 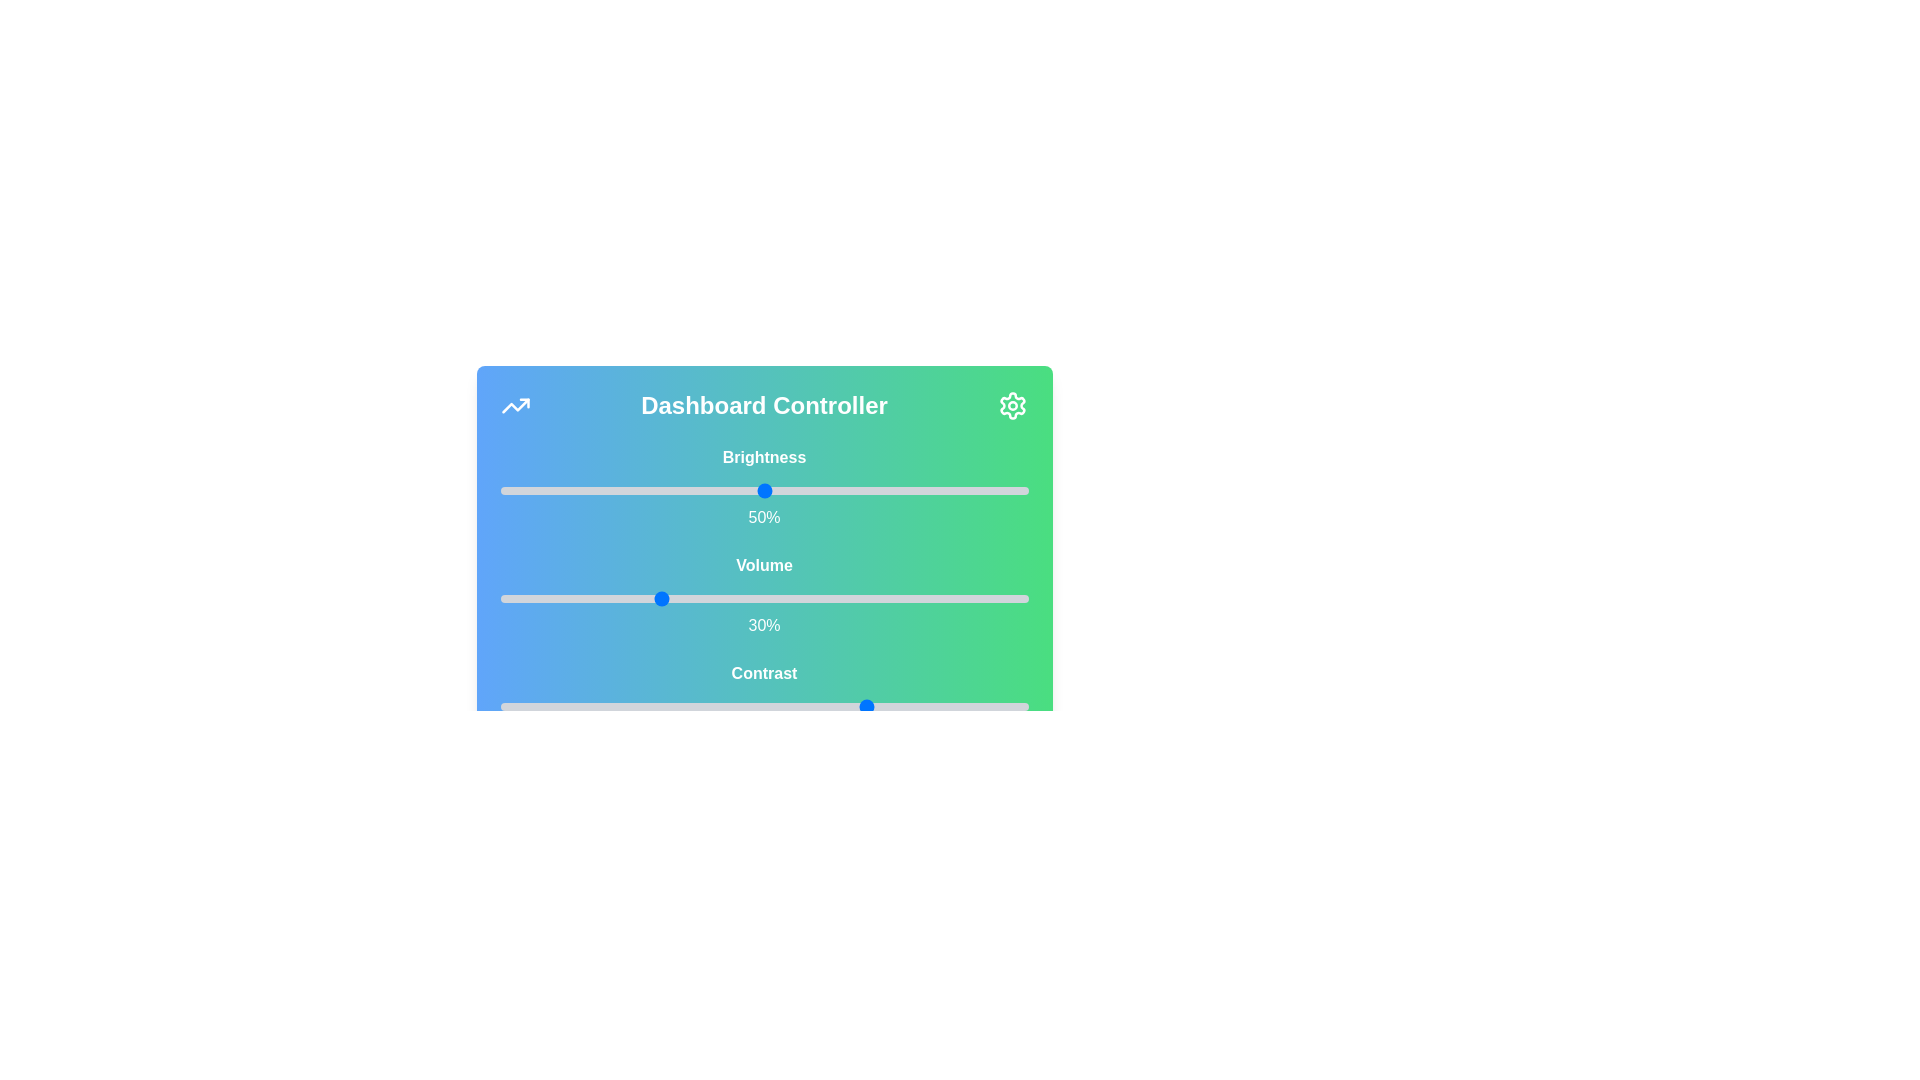 I want to click on the brightness slider to 29%, so click(x=653, y=490).